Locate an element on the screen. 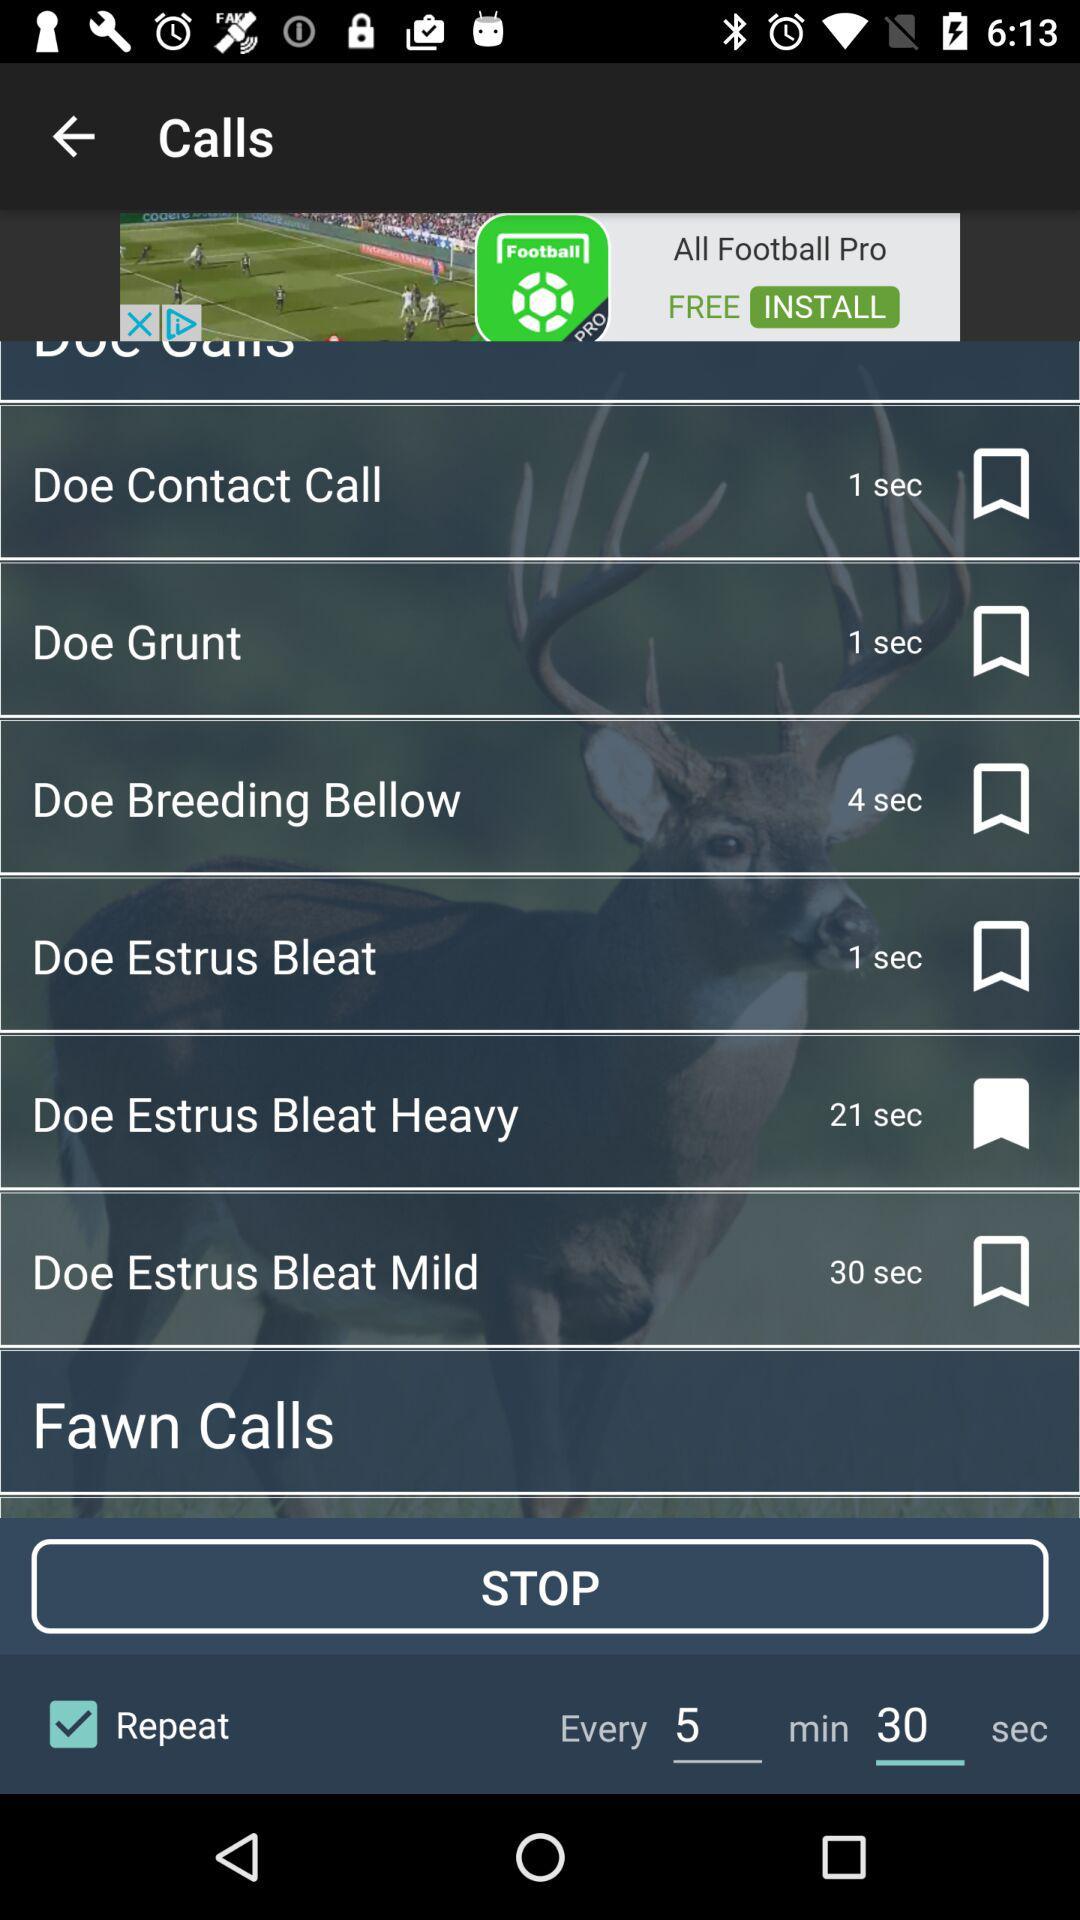 The width and height of the screenshot is (1080, 1920). the bookmark icon is located at coordinates (984, 641).